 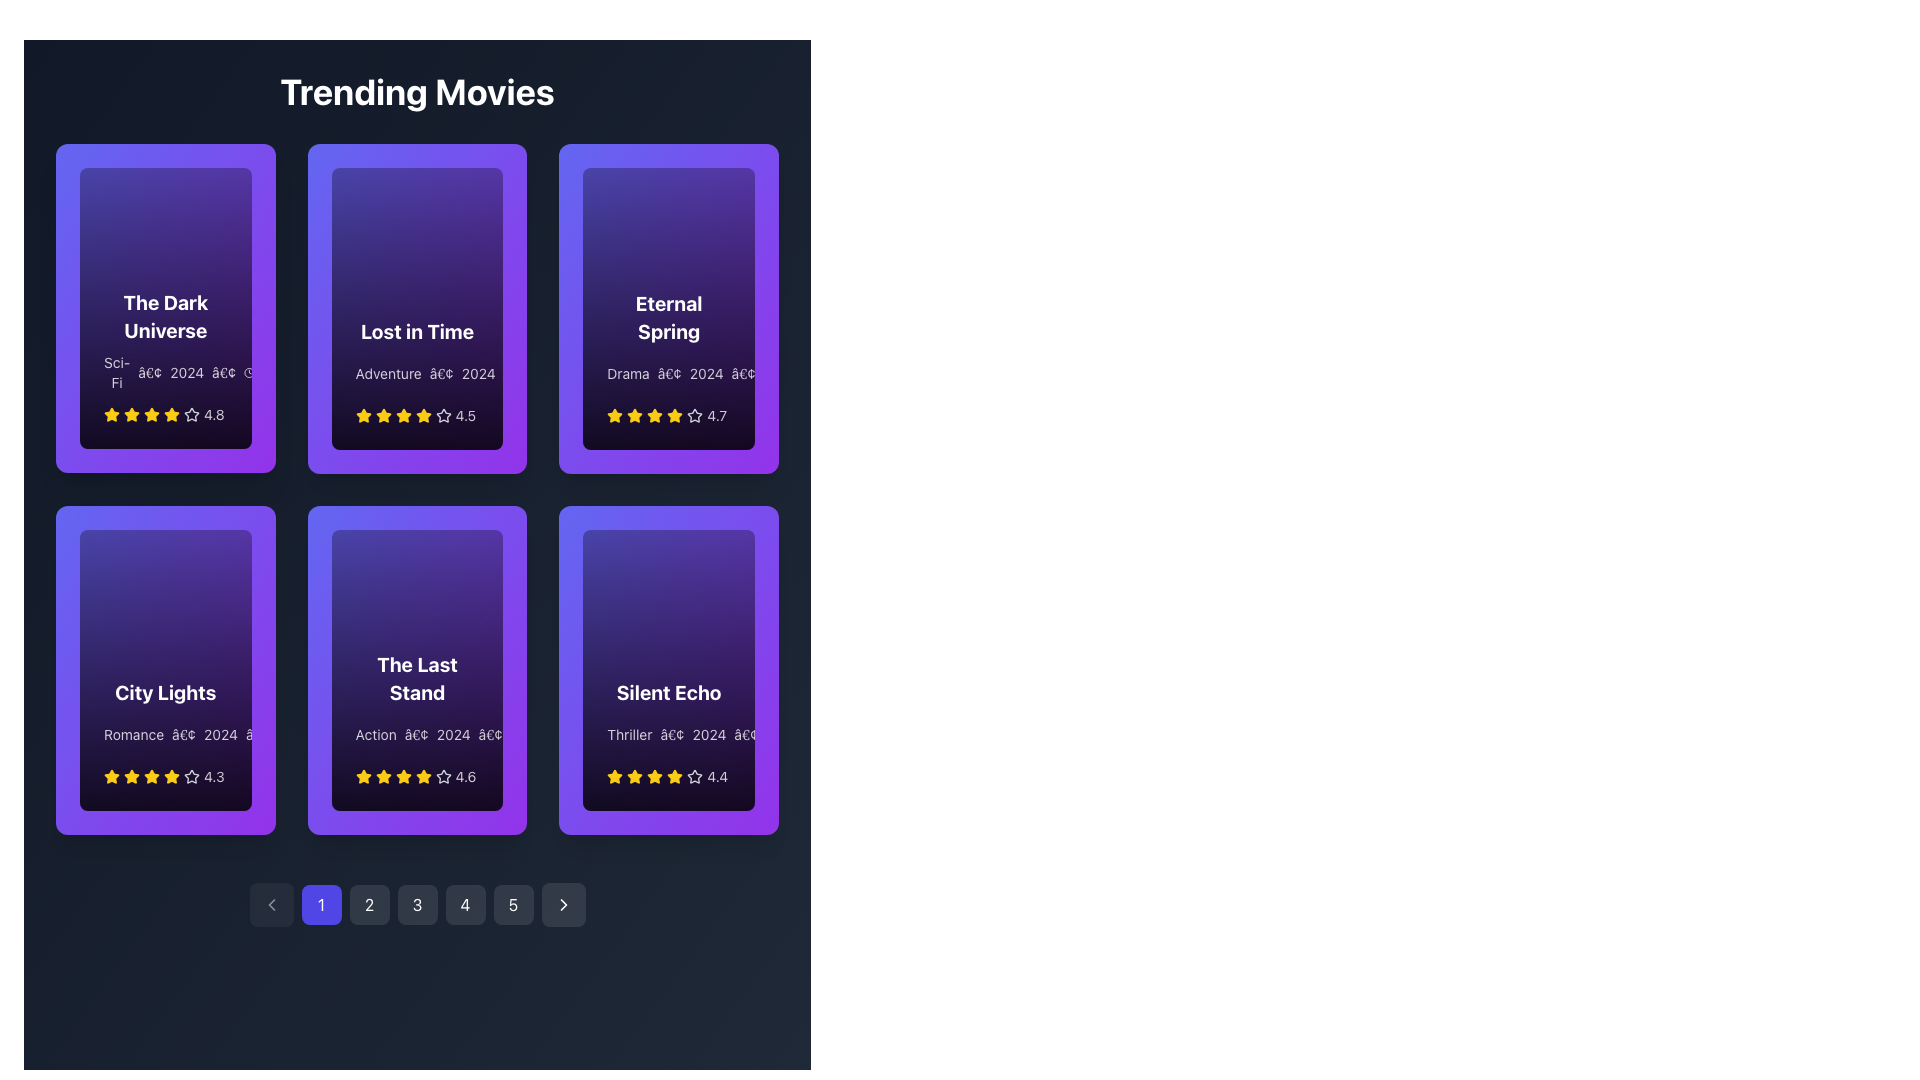 What do you see at coordinates (416, 373) in the screenshot?
I see `the text label that reads 'Adventure • 2024 • 1h 55m', which is styled in small, thin white font with partial transparency, located within the second card in the top row of the grid layout, below the title 'Lost in Time' and above the rating stars` at bounding box center [416, 373].